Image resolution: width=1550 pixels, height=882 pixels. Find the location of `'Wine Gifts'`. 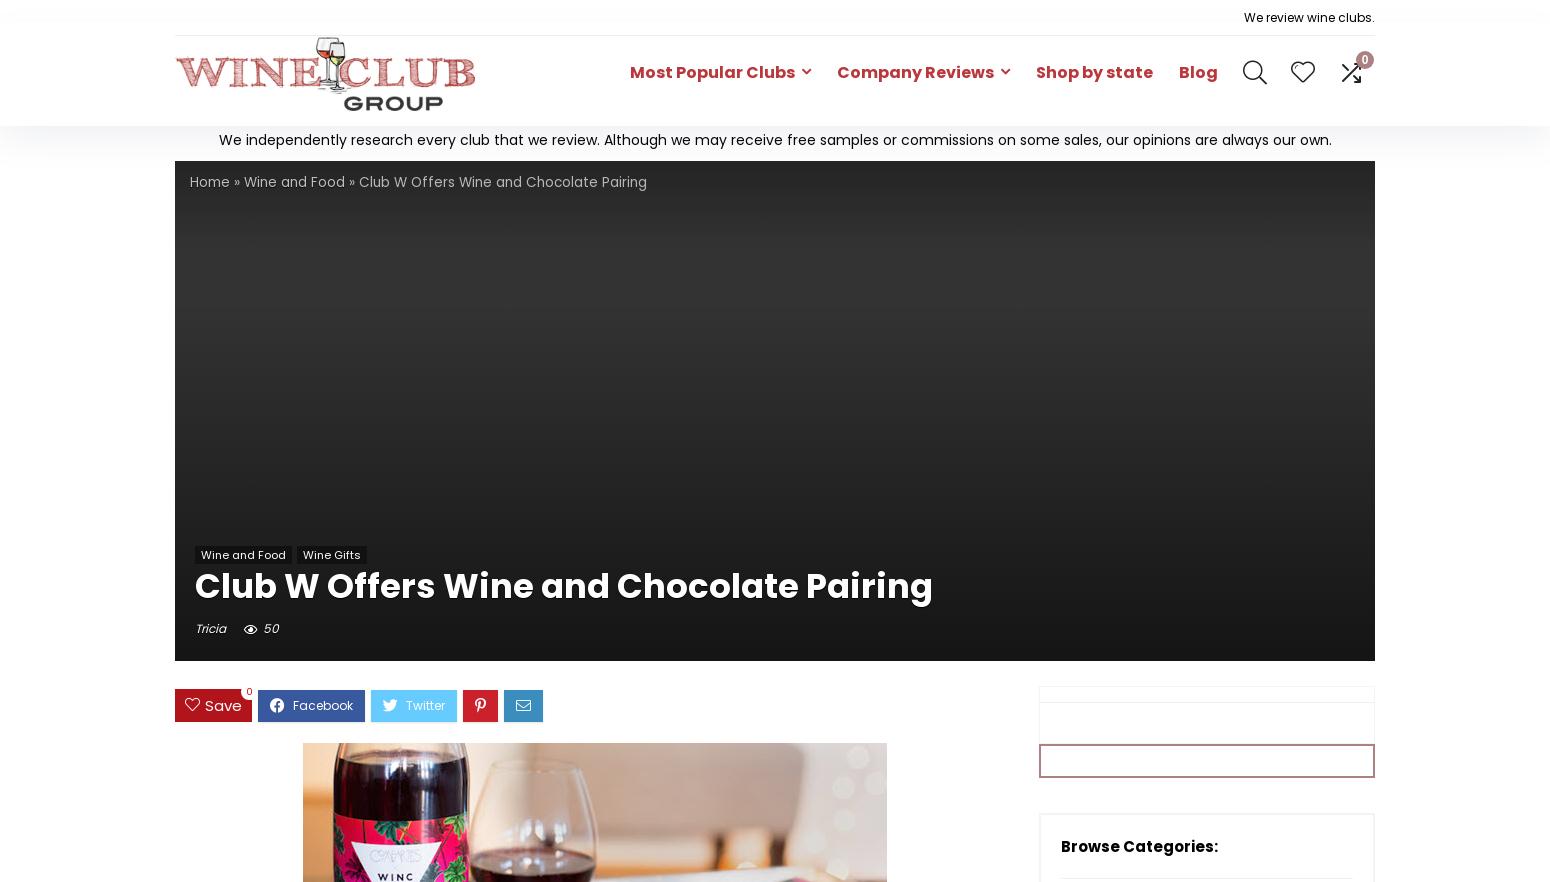

'Wine Gifts' is located at coordinates (331, 552).